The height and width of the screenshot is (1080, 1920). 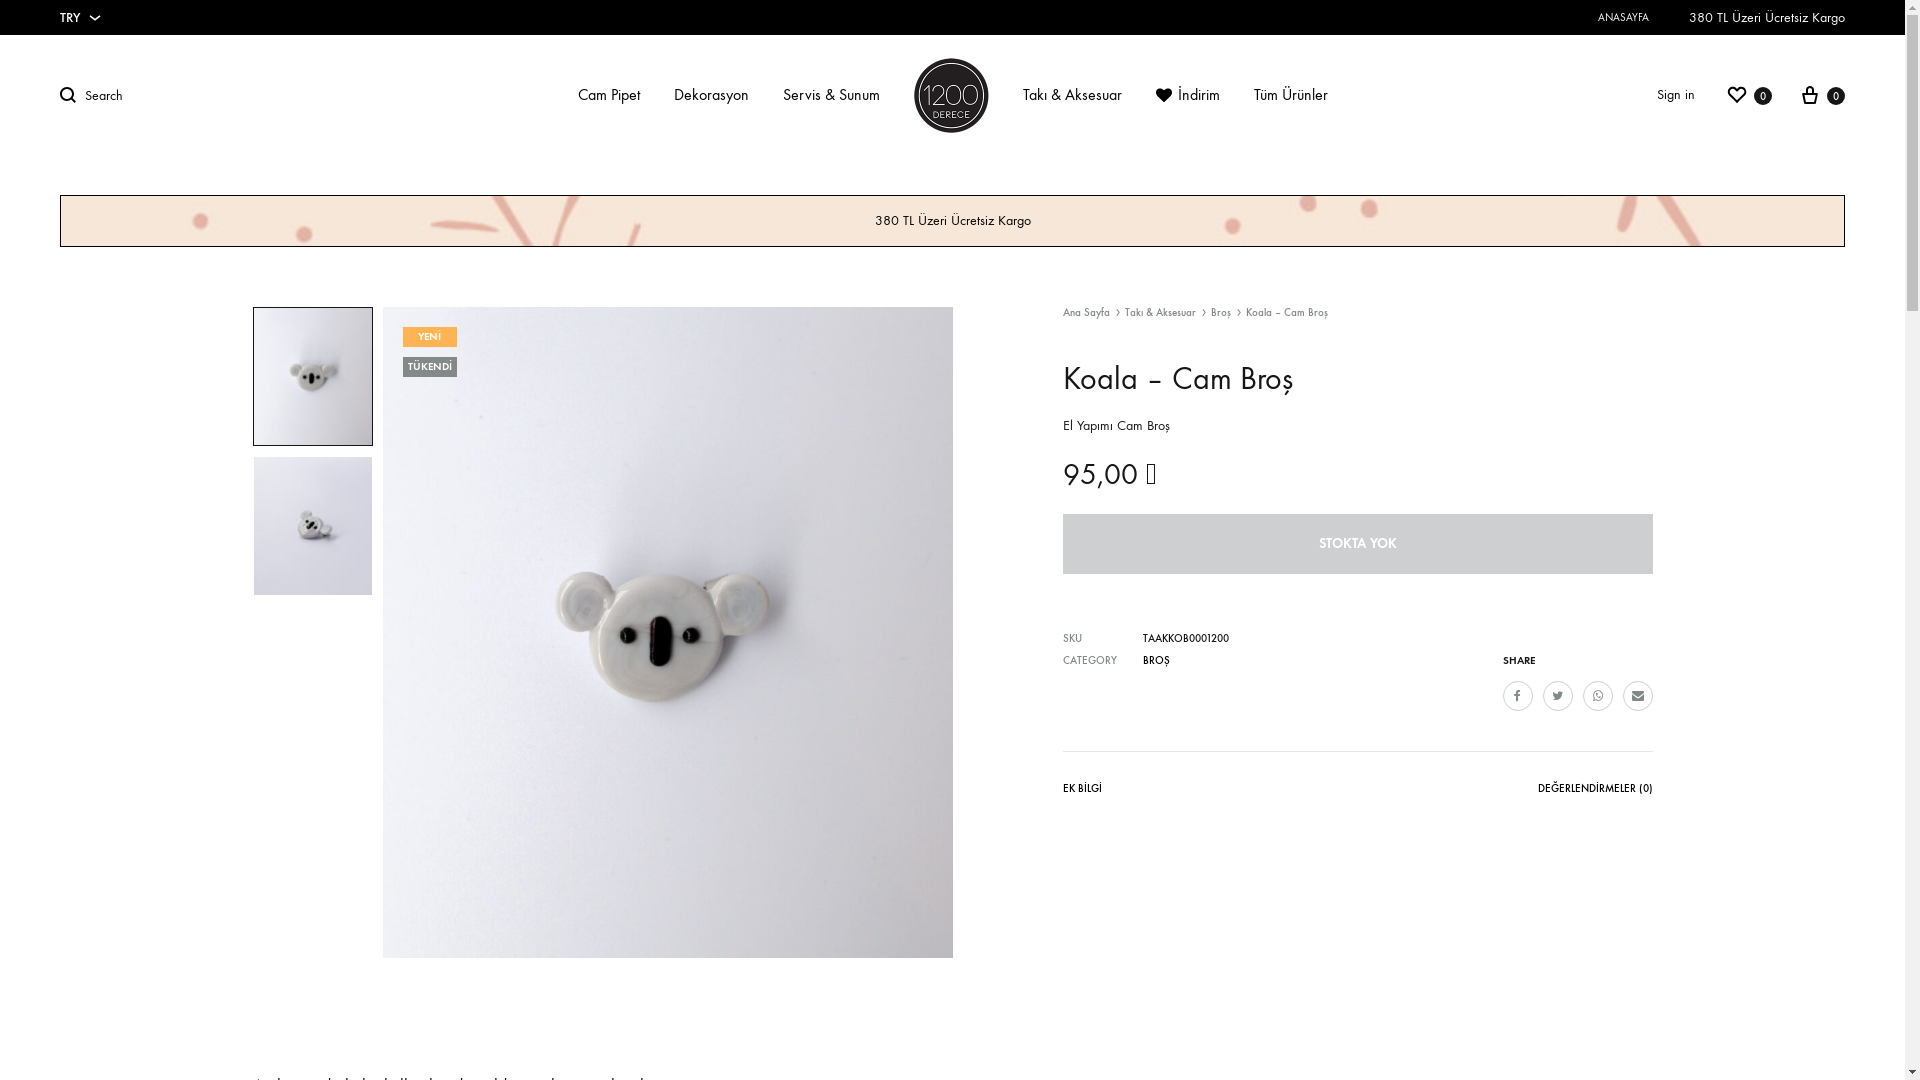 What do you see at coordinates (1623, 17) in the screenshot?
I see `'ANASAYFA'` at bounding box center [1623, 17].